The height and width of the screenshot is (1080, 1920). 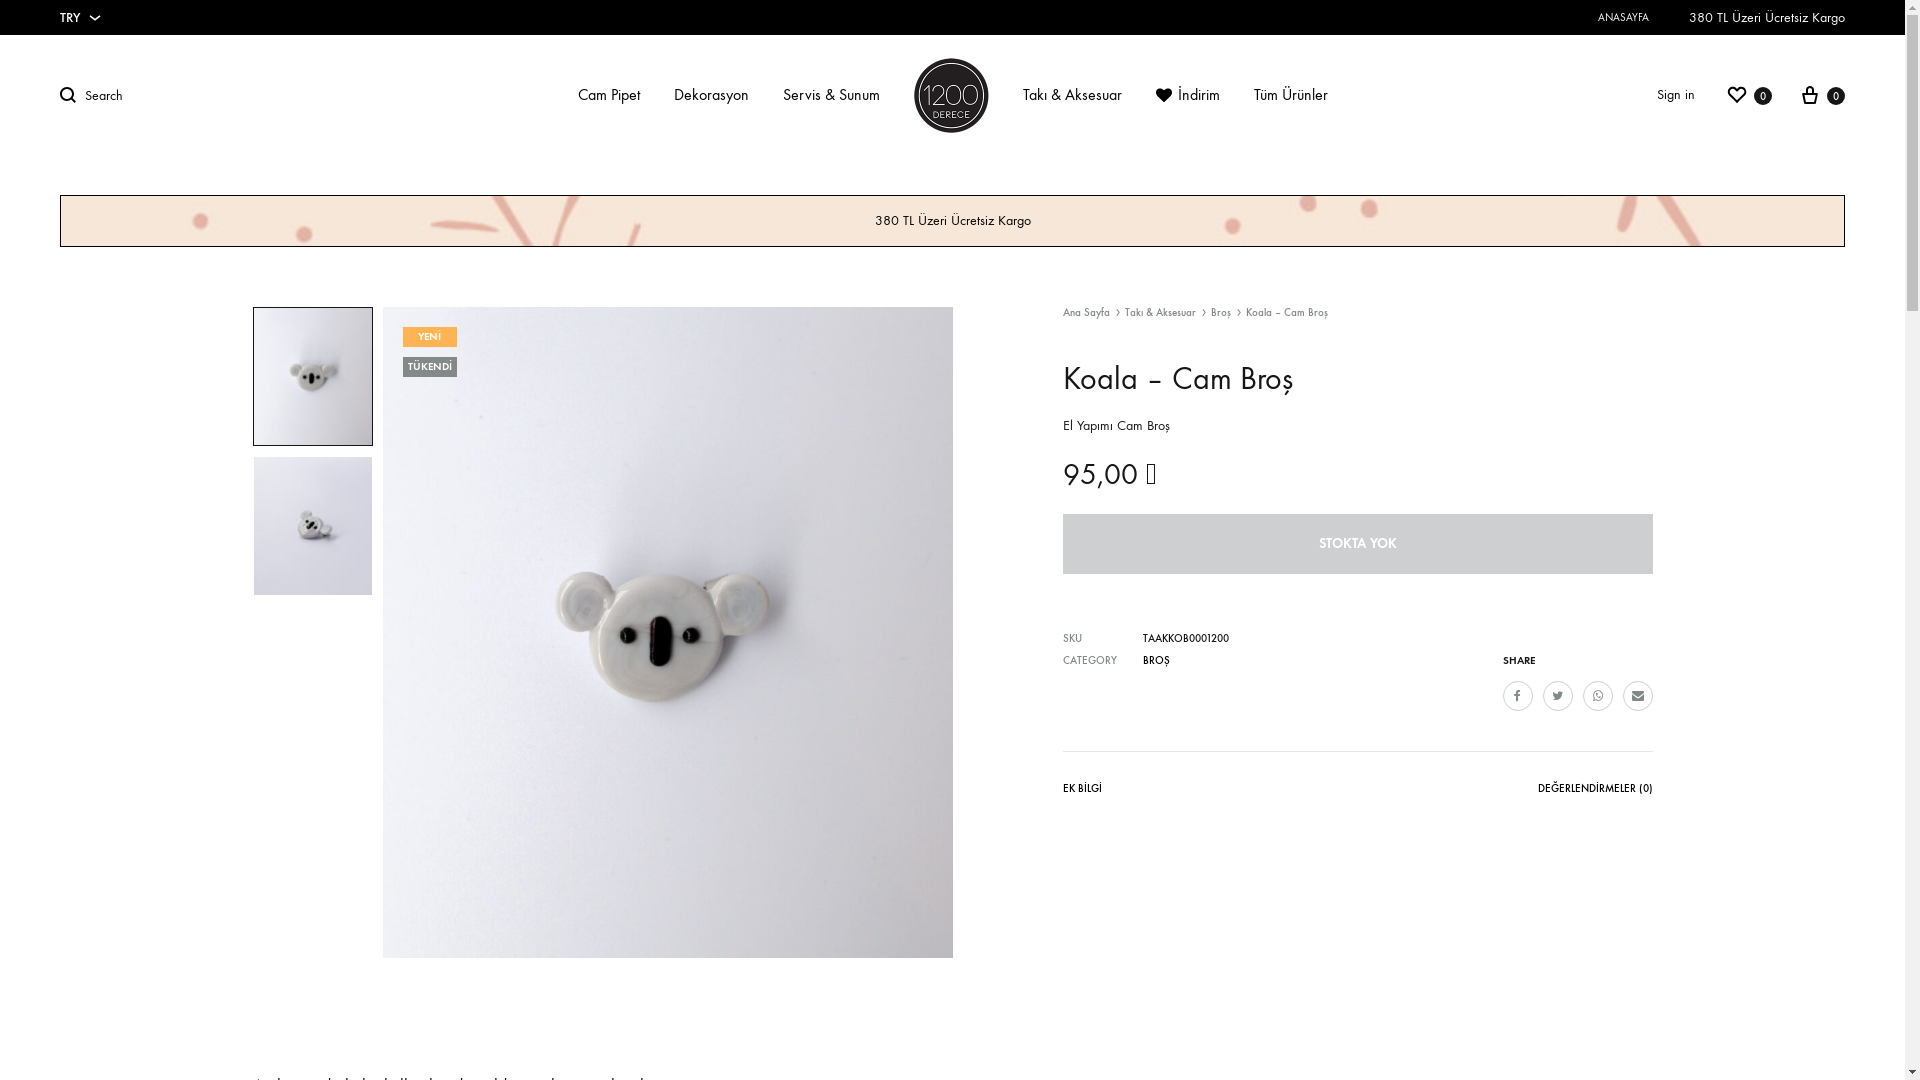 What do you see at coordinates (1623, 17) in the screenshot?
I see `'ANASAYFA'` at bounding box center [1623, 17].